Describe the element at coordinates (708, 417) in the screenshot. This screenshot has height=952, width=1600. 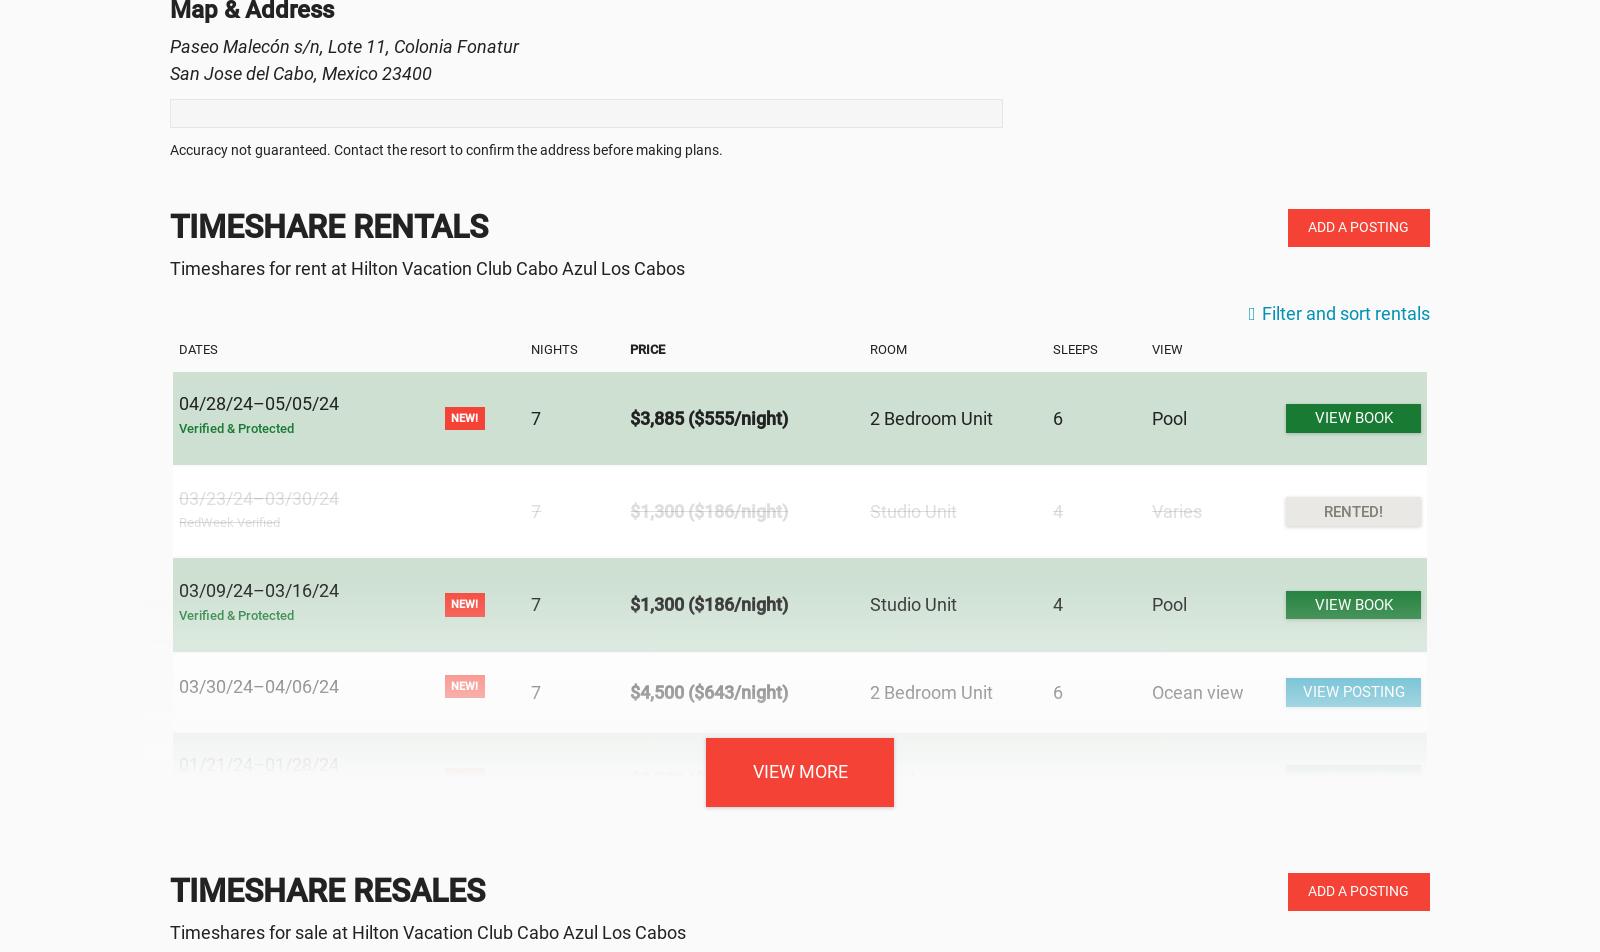
I see `'$3,885 ($555/night)'` at that location.